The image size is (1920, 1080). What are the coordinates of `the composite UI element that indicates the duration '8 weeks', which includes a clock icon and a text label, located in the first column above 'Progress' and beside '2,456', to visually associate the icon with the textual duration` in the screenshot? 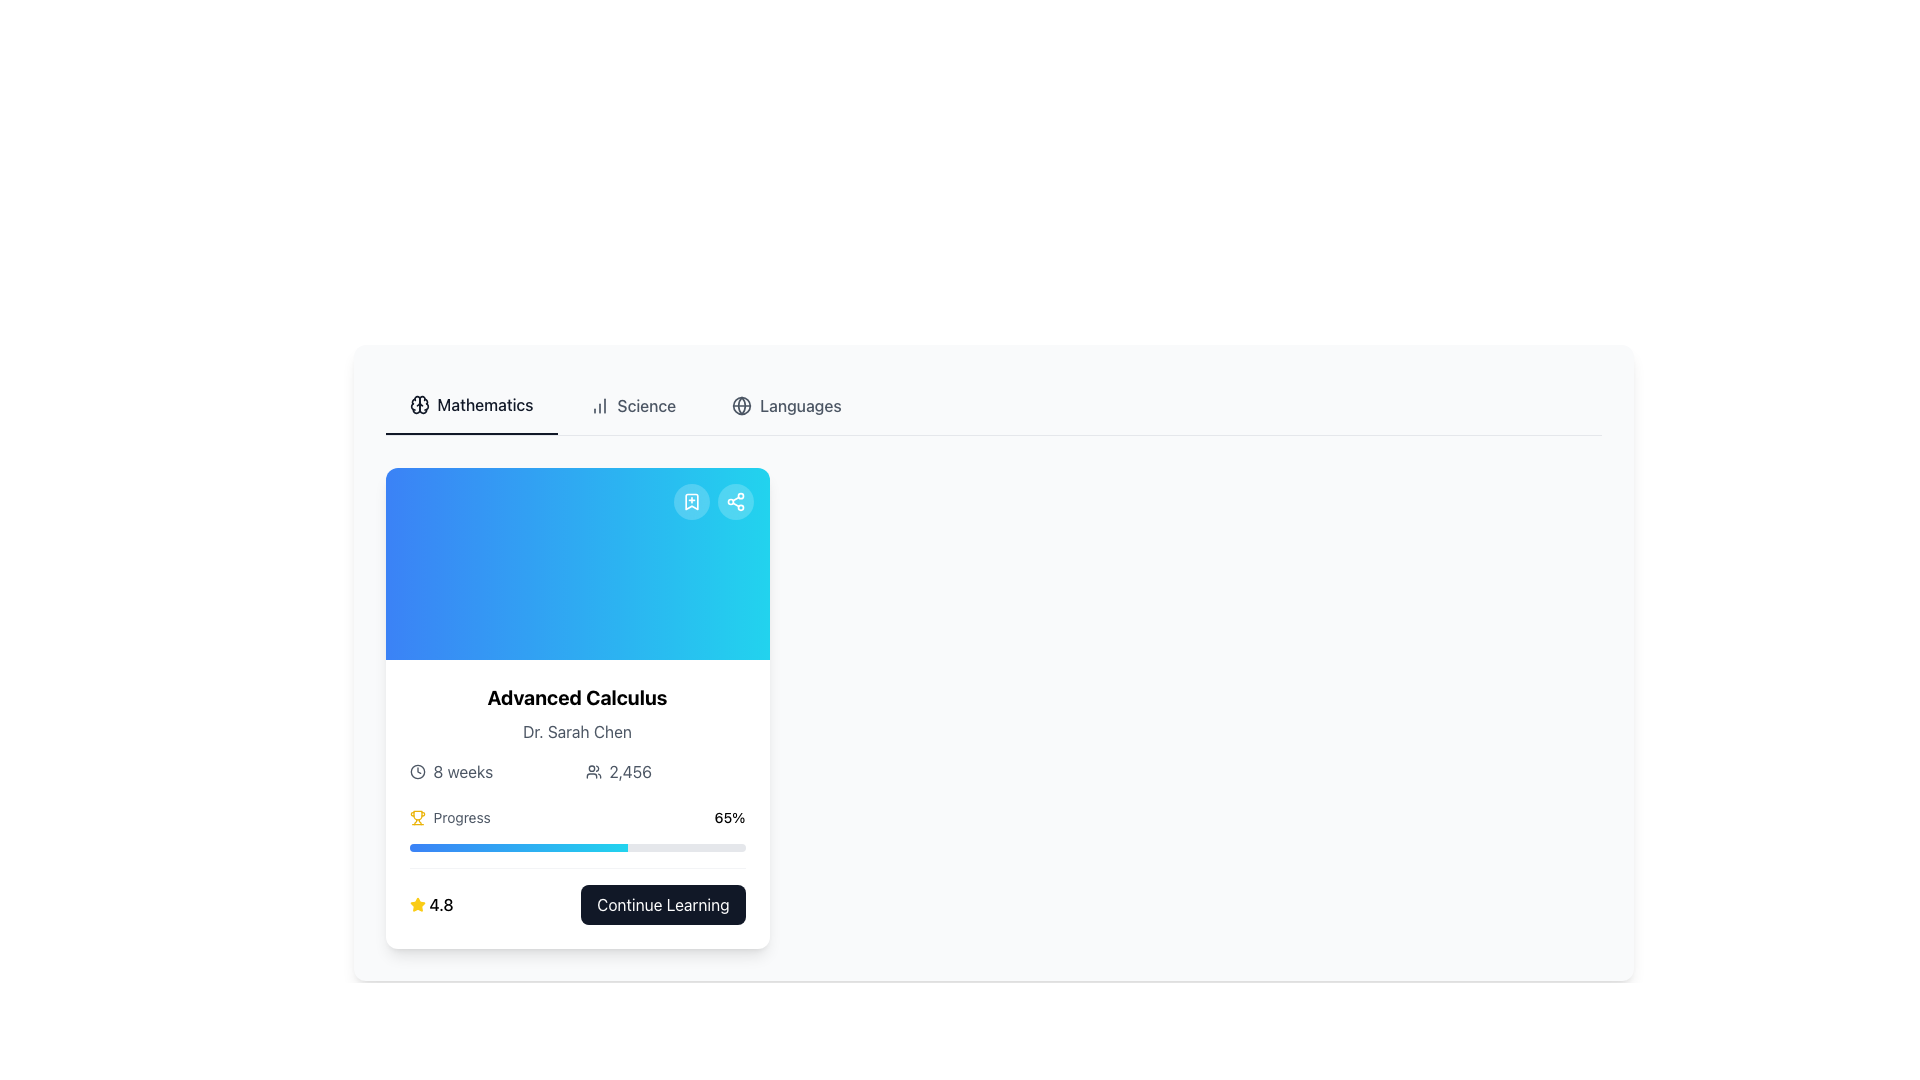 It's located at (489, 770).